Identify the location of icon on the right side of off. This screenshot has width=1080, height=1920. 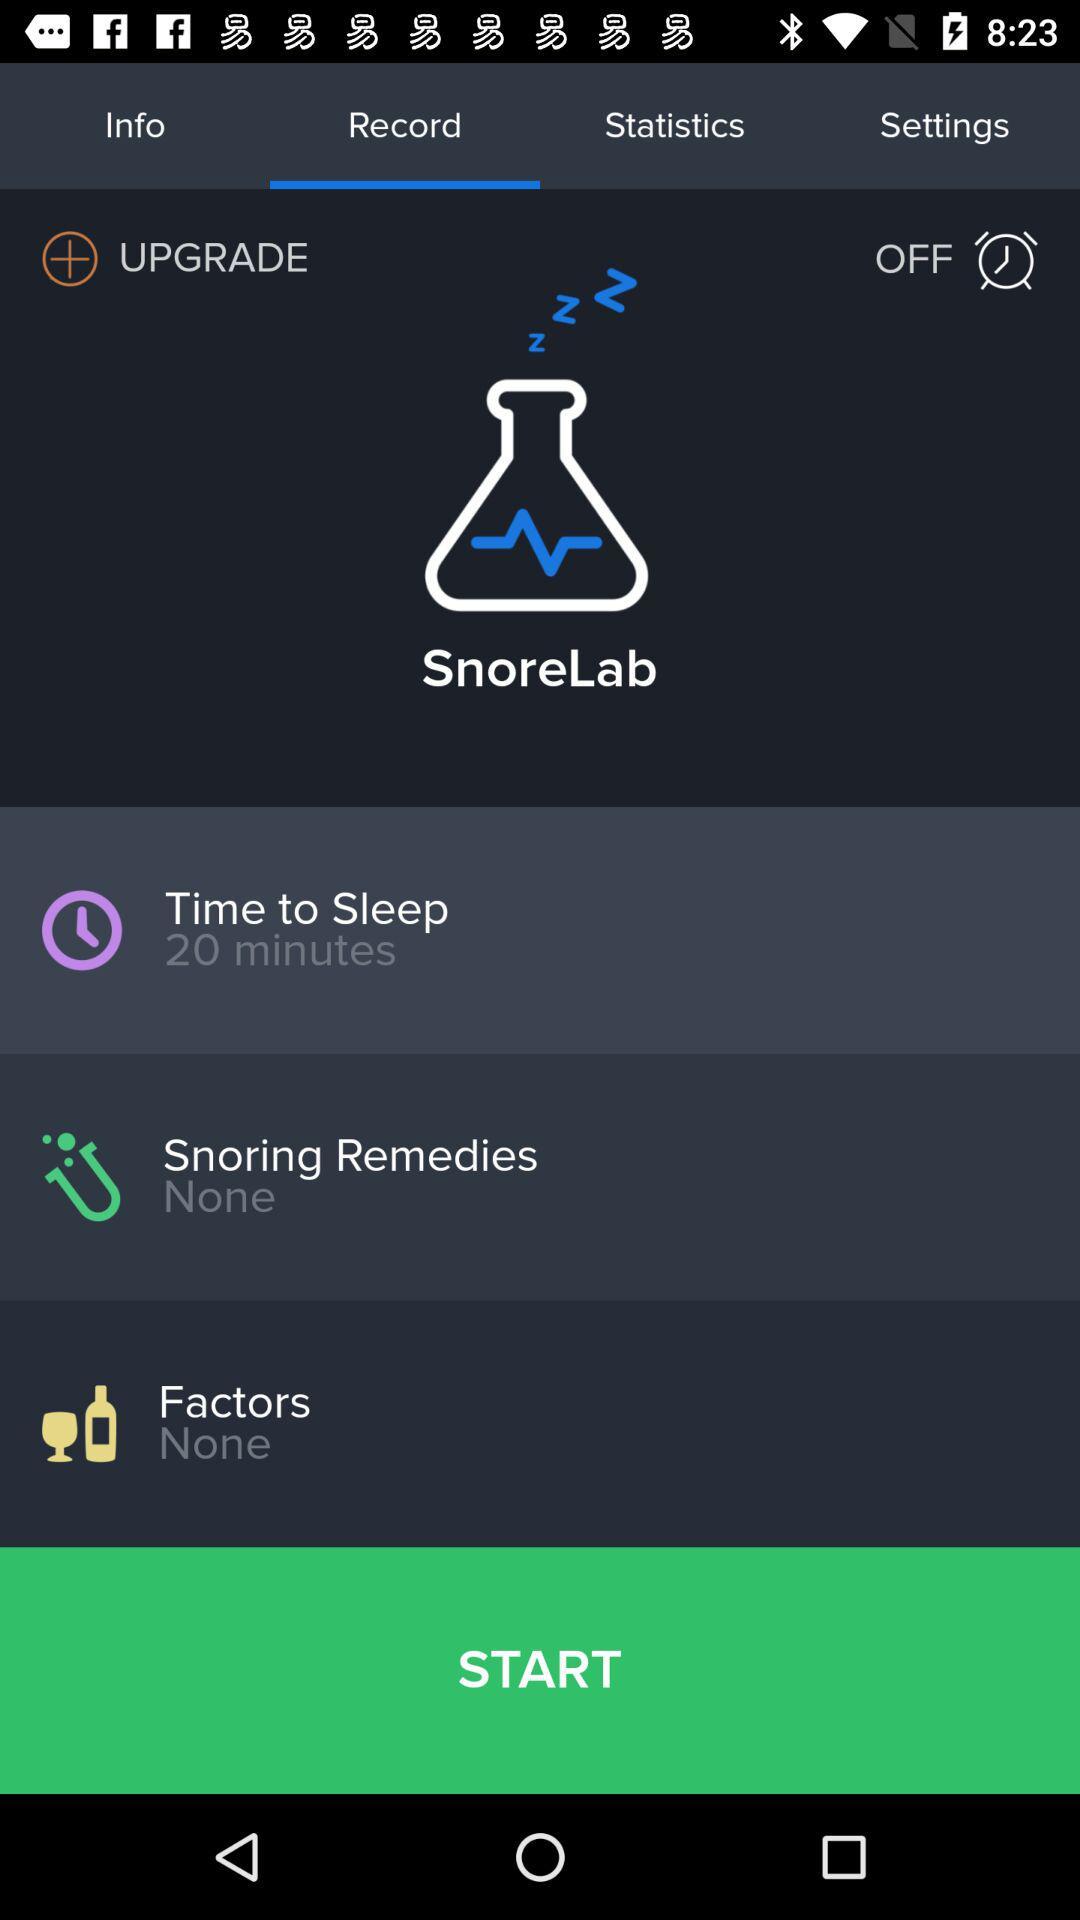
(1006, 259).